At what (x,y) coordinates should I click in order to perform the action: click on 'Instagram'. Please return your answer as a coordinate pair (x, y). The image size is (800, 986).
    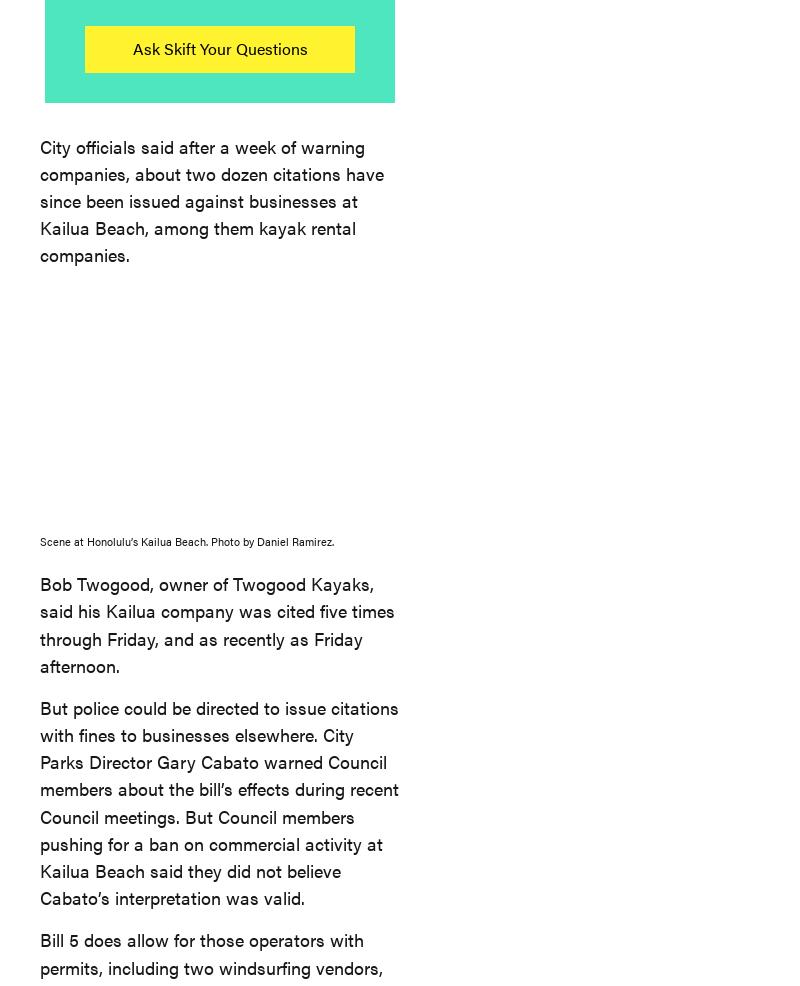
    Looking at the image, I should click on (547, 240).